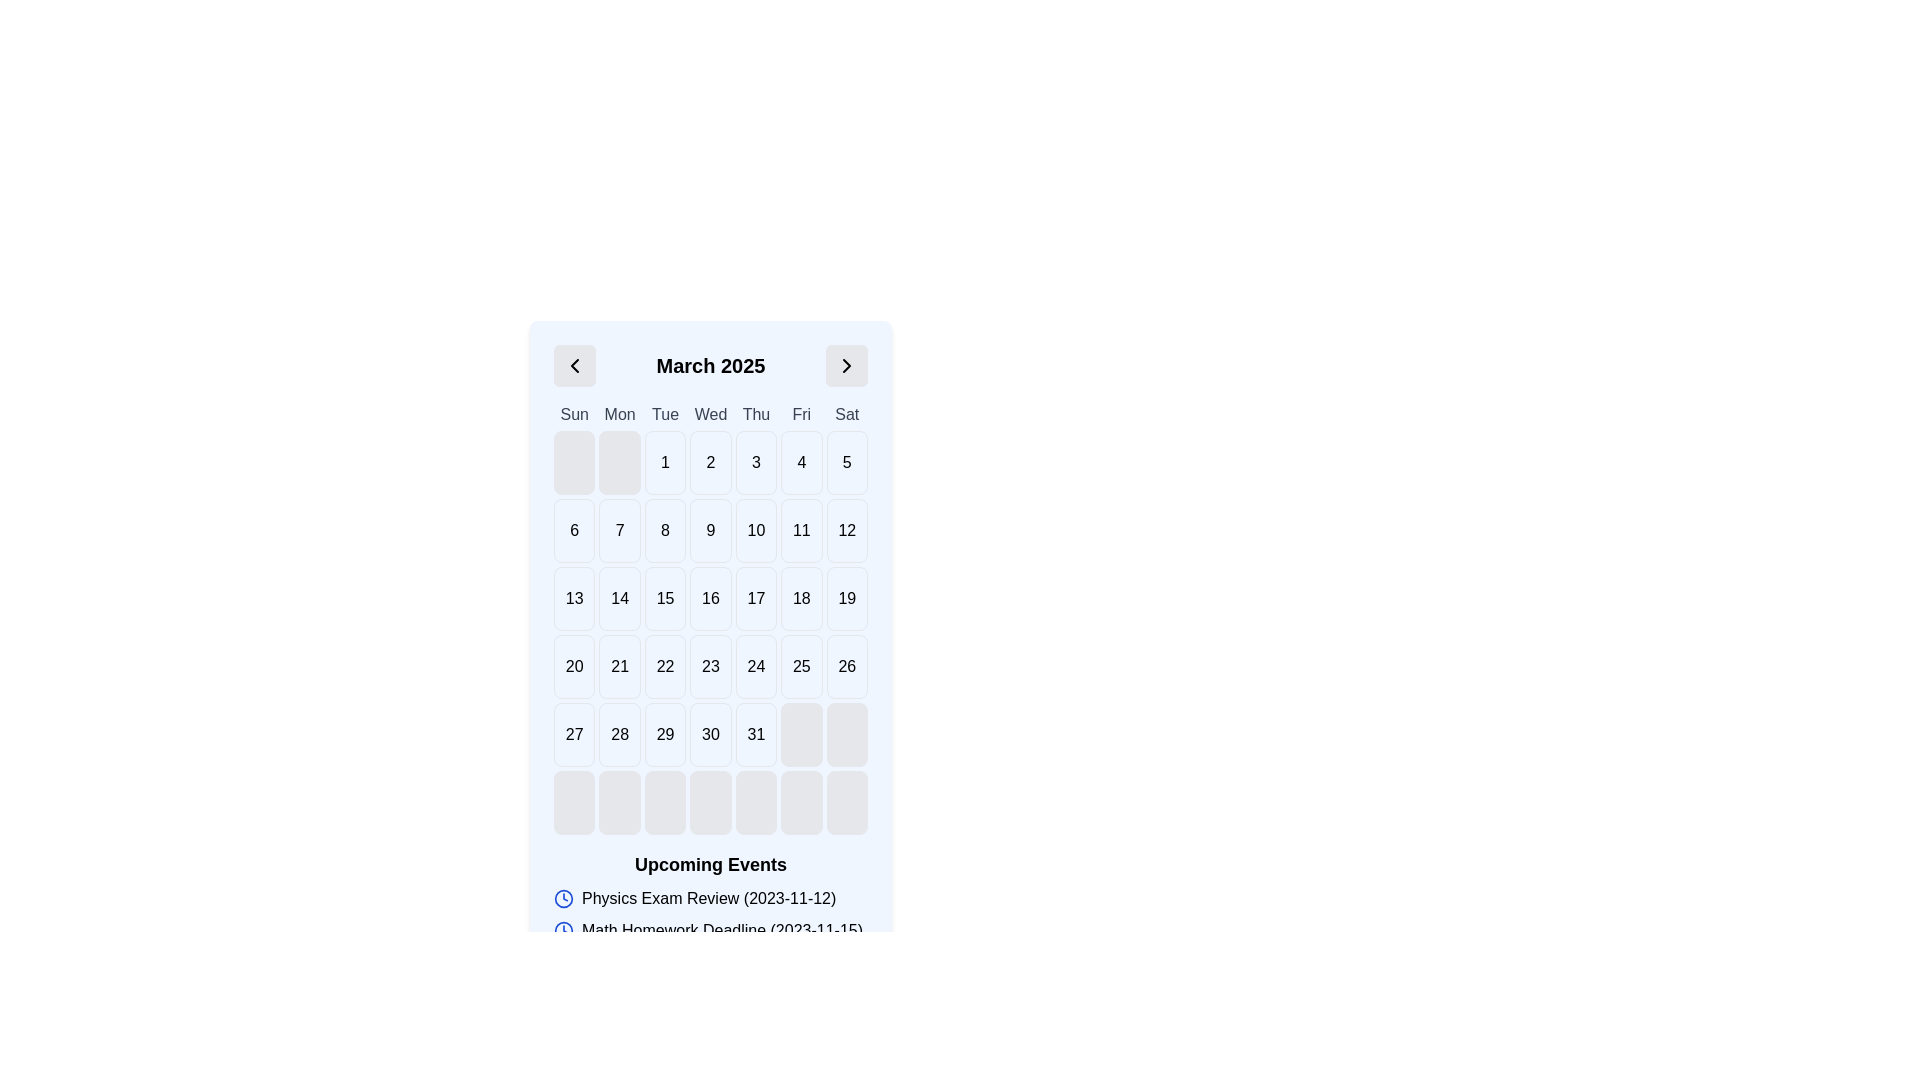  What do you see at coordinates (710, 930) in the screenshot?
I see `the text element containing information about the math homework deadline on 2023-11-15, located in the 'Upcoming Events' section as the second entry` at bounding box center [710, 930].